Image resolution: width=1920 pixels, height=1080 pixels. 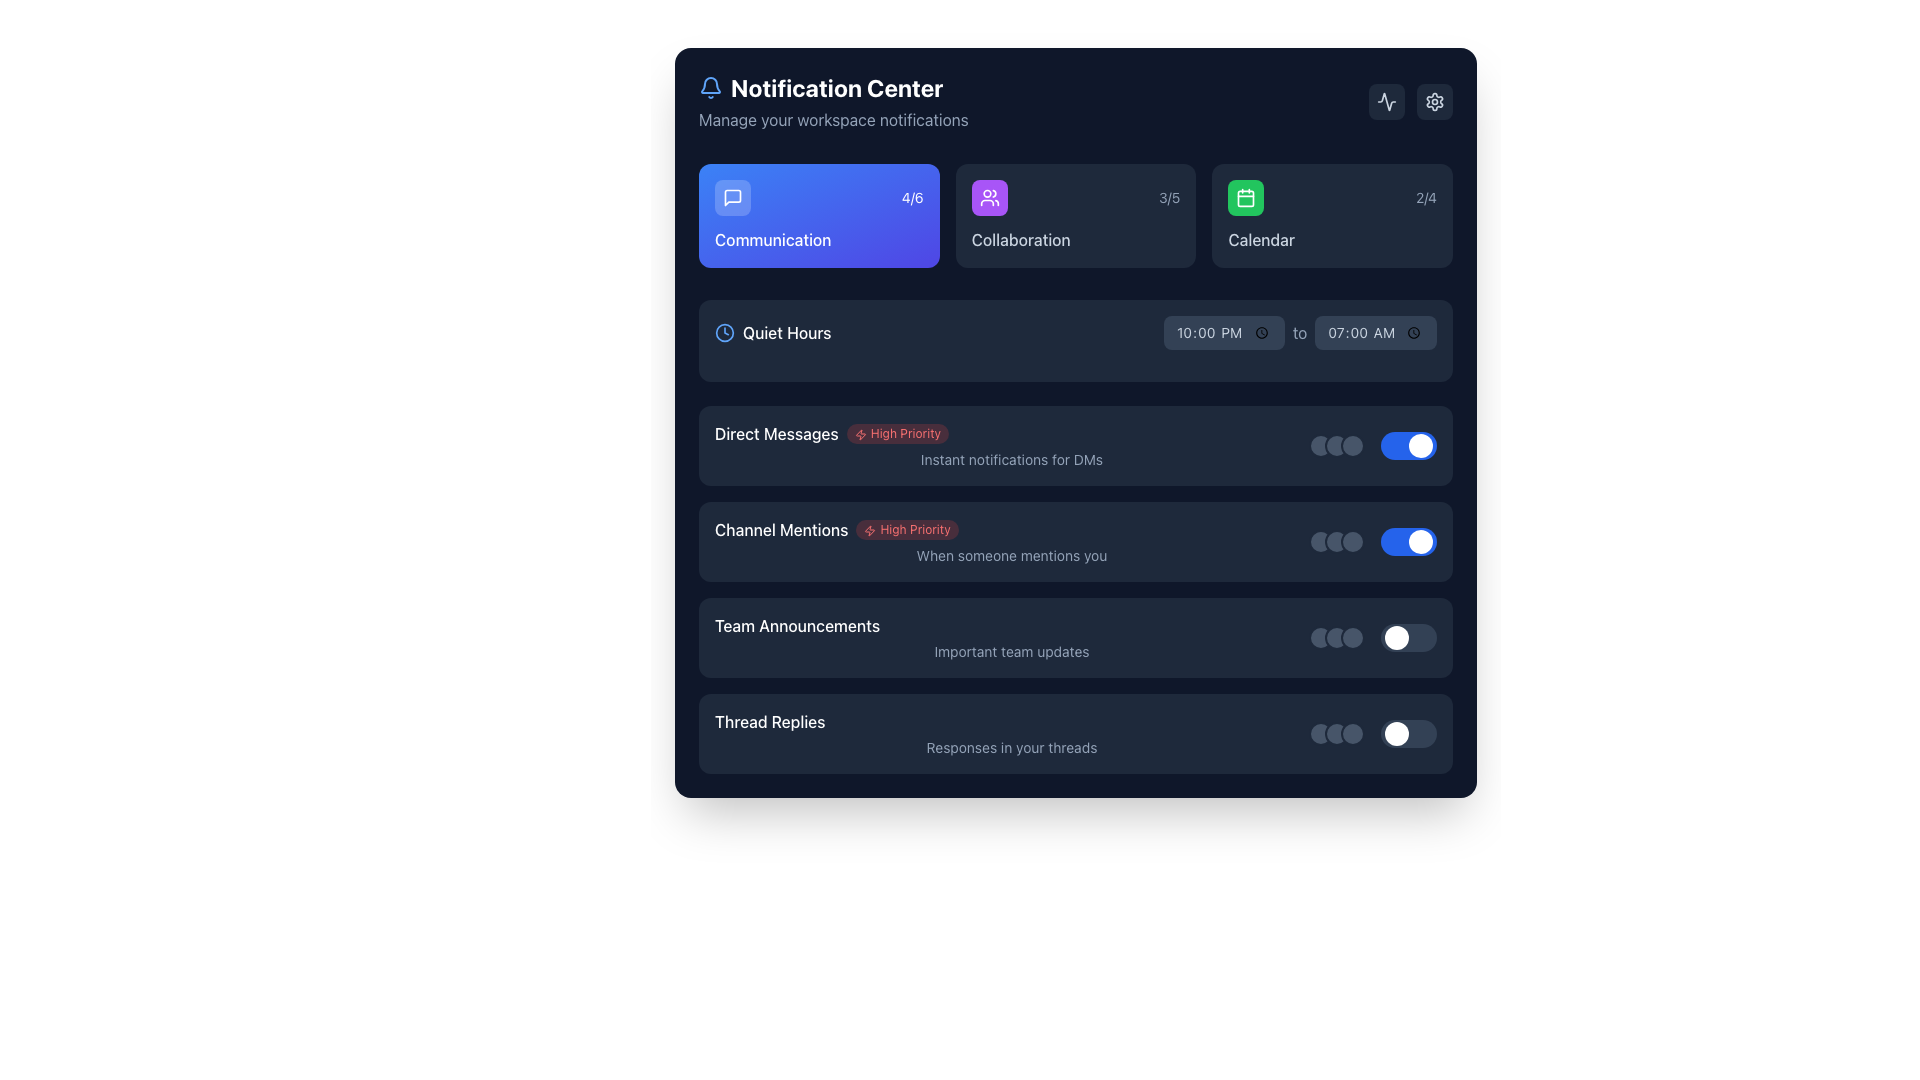 What do you see at coordinates (819, 238) in the screenshot?
I see `the text label indicating 'Communication' located in the second row of a card, positioned below the '4/6' statistic` at bounding box center [819, 238].